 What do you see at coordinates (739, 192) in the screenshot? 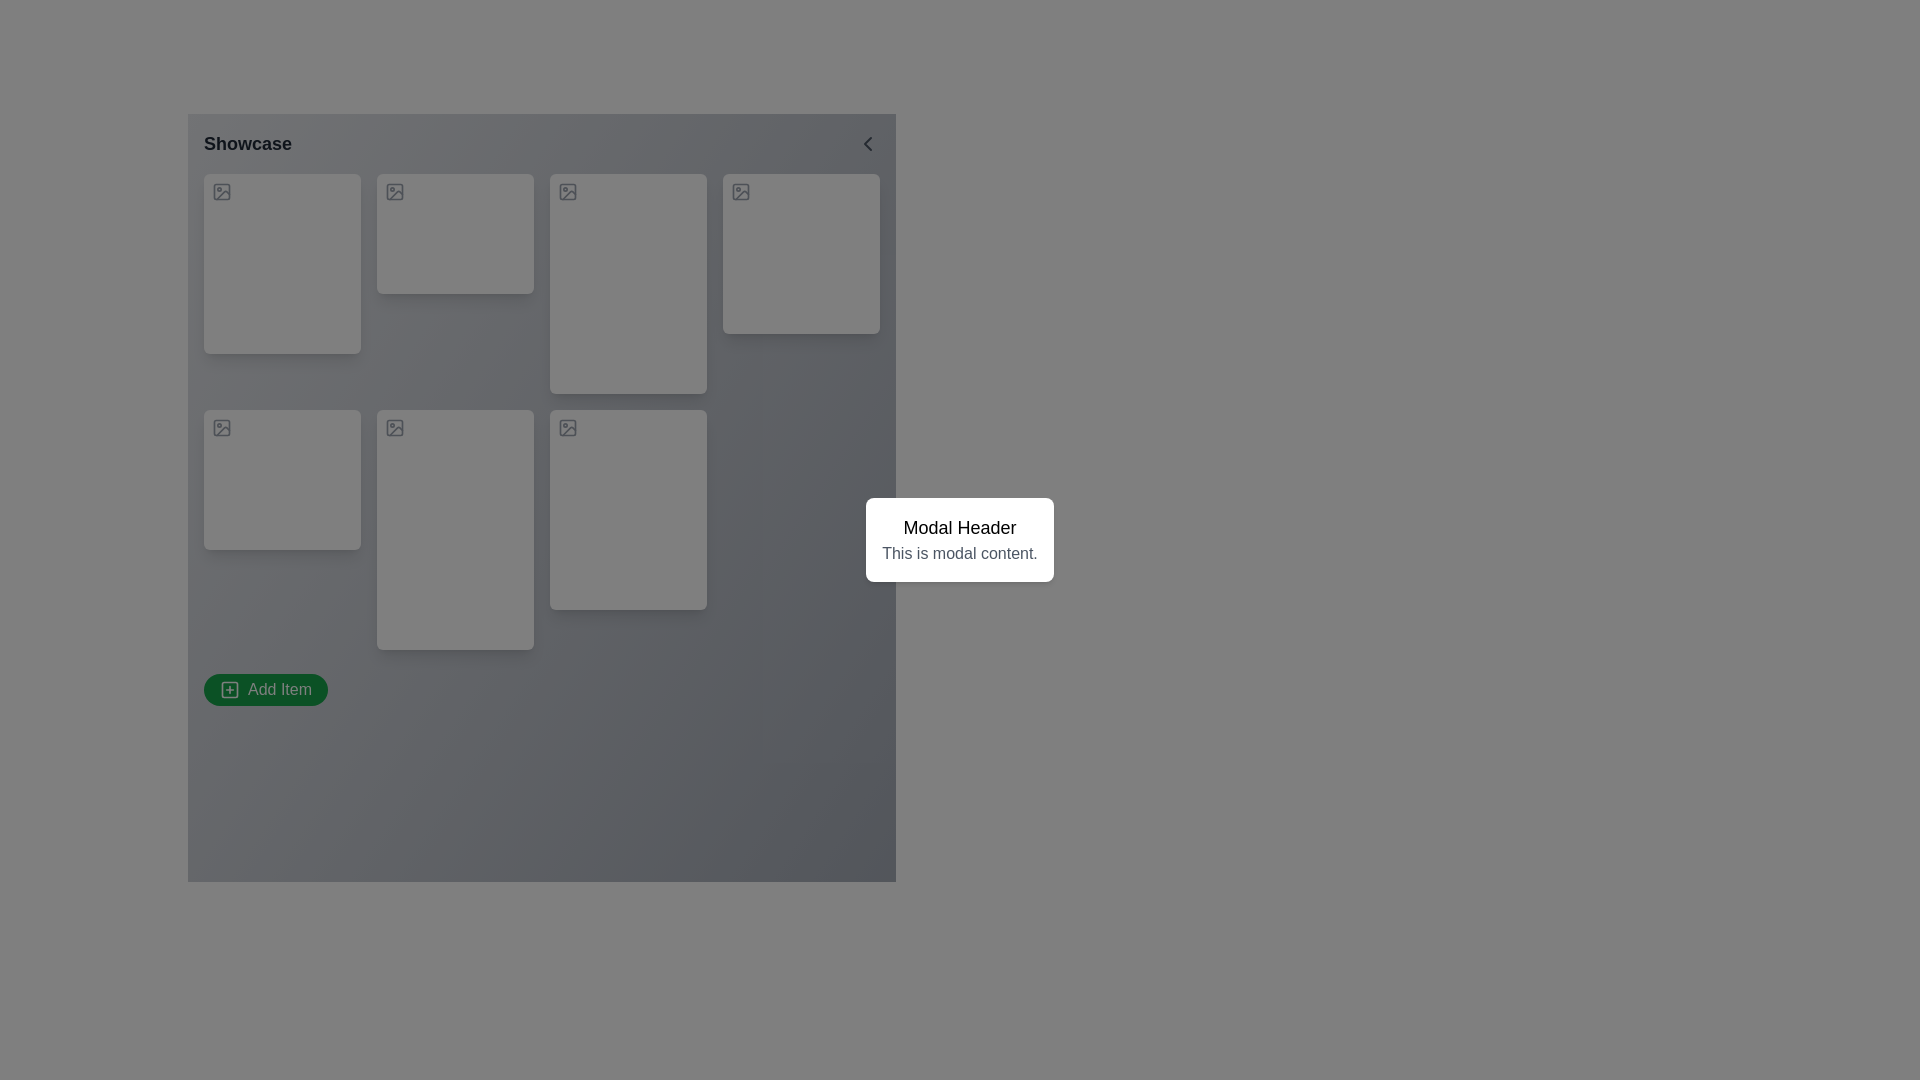
I see `the Decorative icon element, which resembles a picture frame with a circular figure inside it, located in the top-left corner of a card in the top-right area of the interface grid` at bounding box center [739, 192].